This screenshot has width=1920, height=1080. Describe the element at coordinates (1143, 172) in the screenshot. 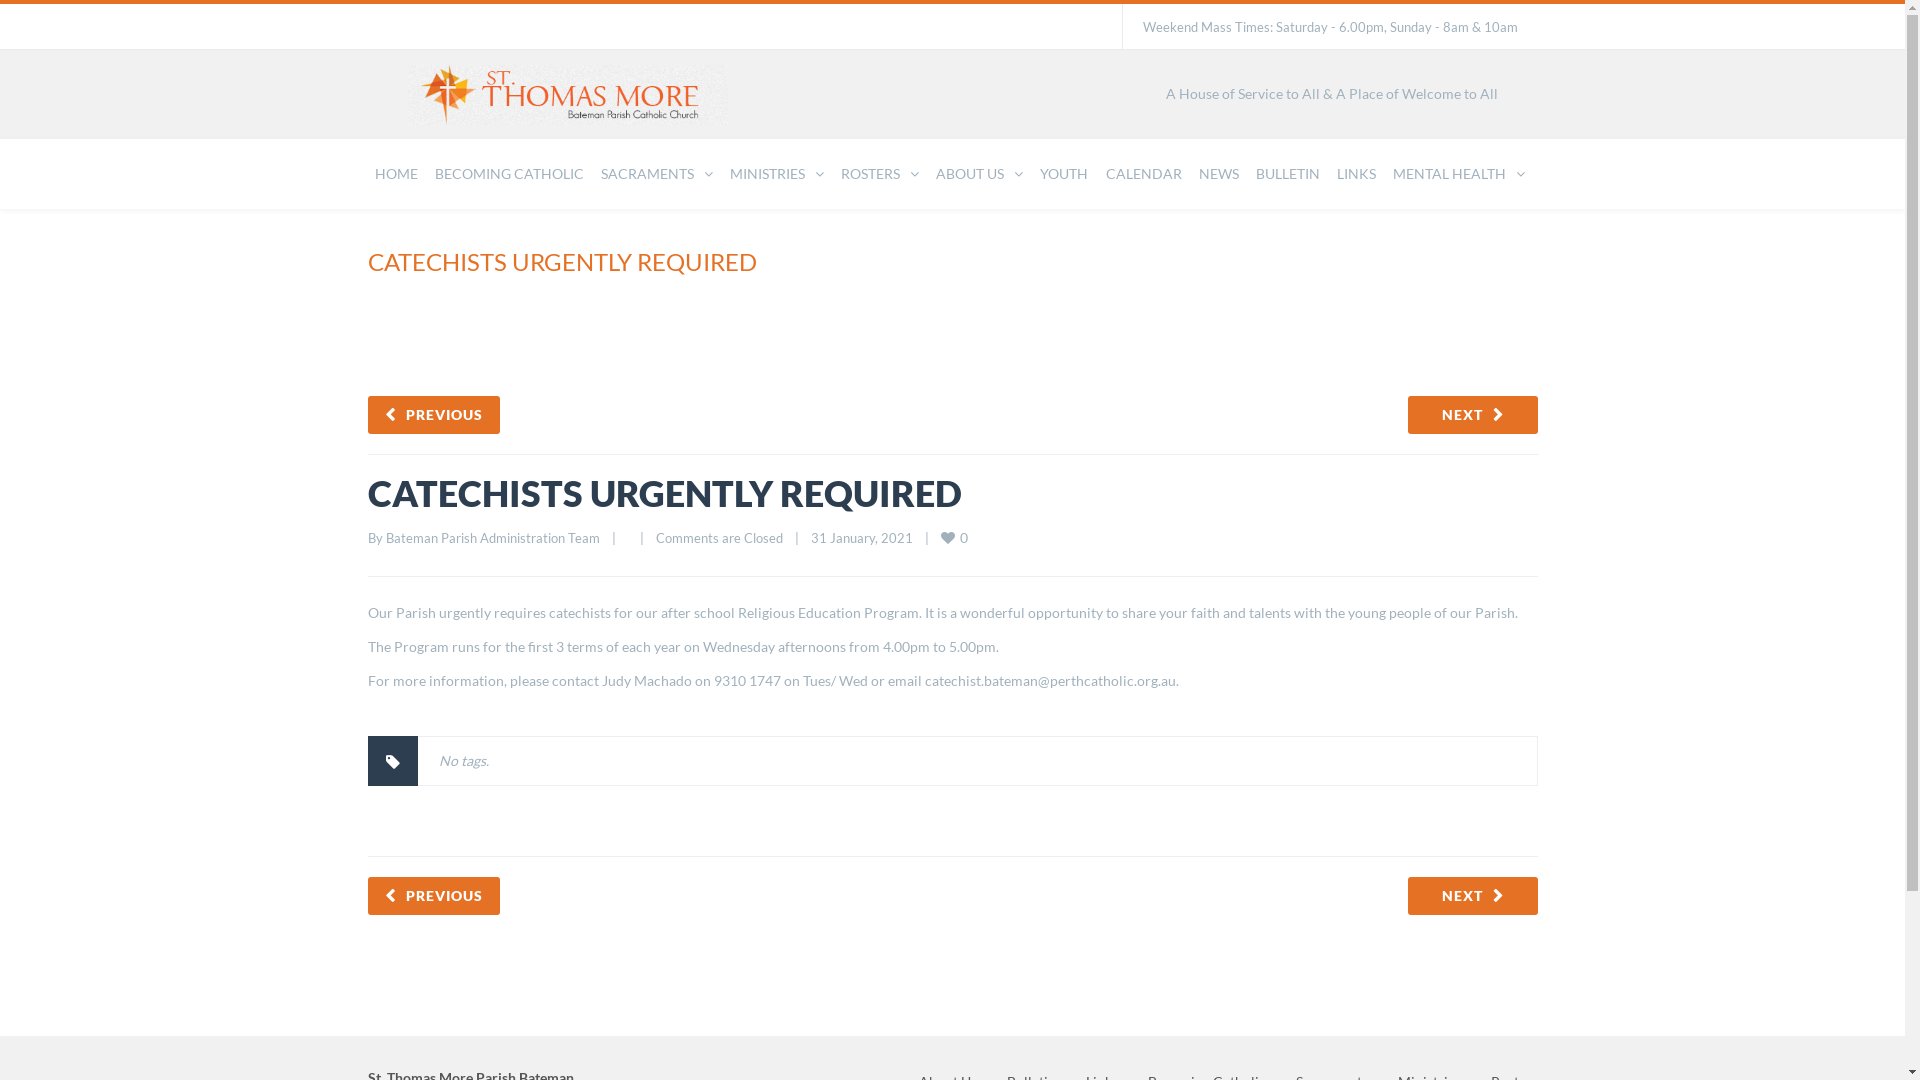

I see `'CALENDAR'` at that location.